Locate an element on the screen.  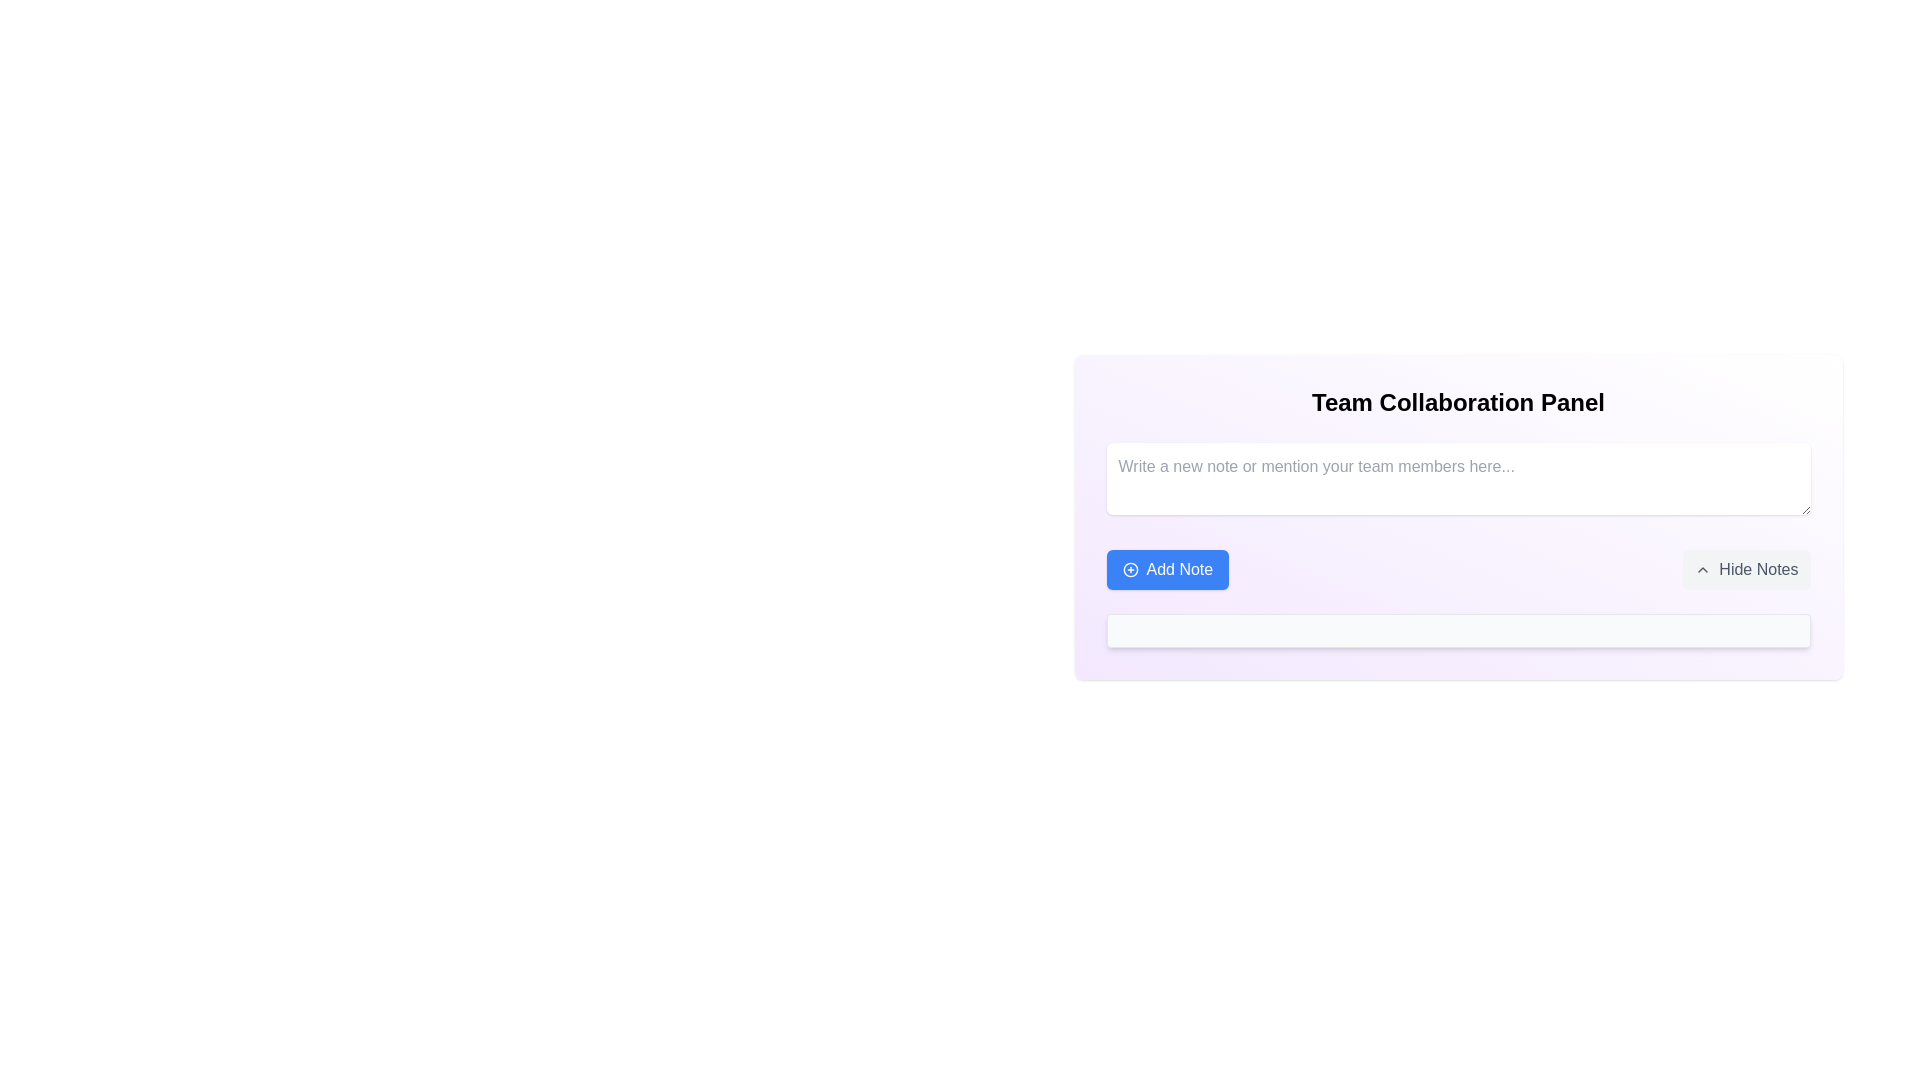
the text input area with a light gray background and rounded corners, located below the title 'Team Collaboration Panel' is located at coordinates (1458, 478).